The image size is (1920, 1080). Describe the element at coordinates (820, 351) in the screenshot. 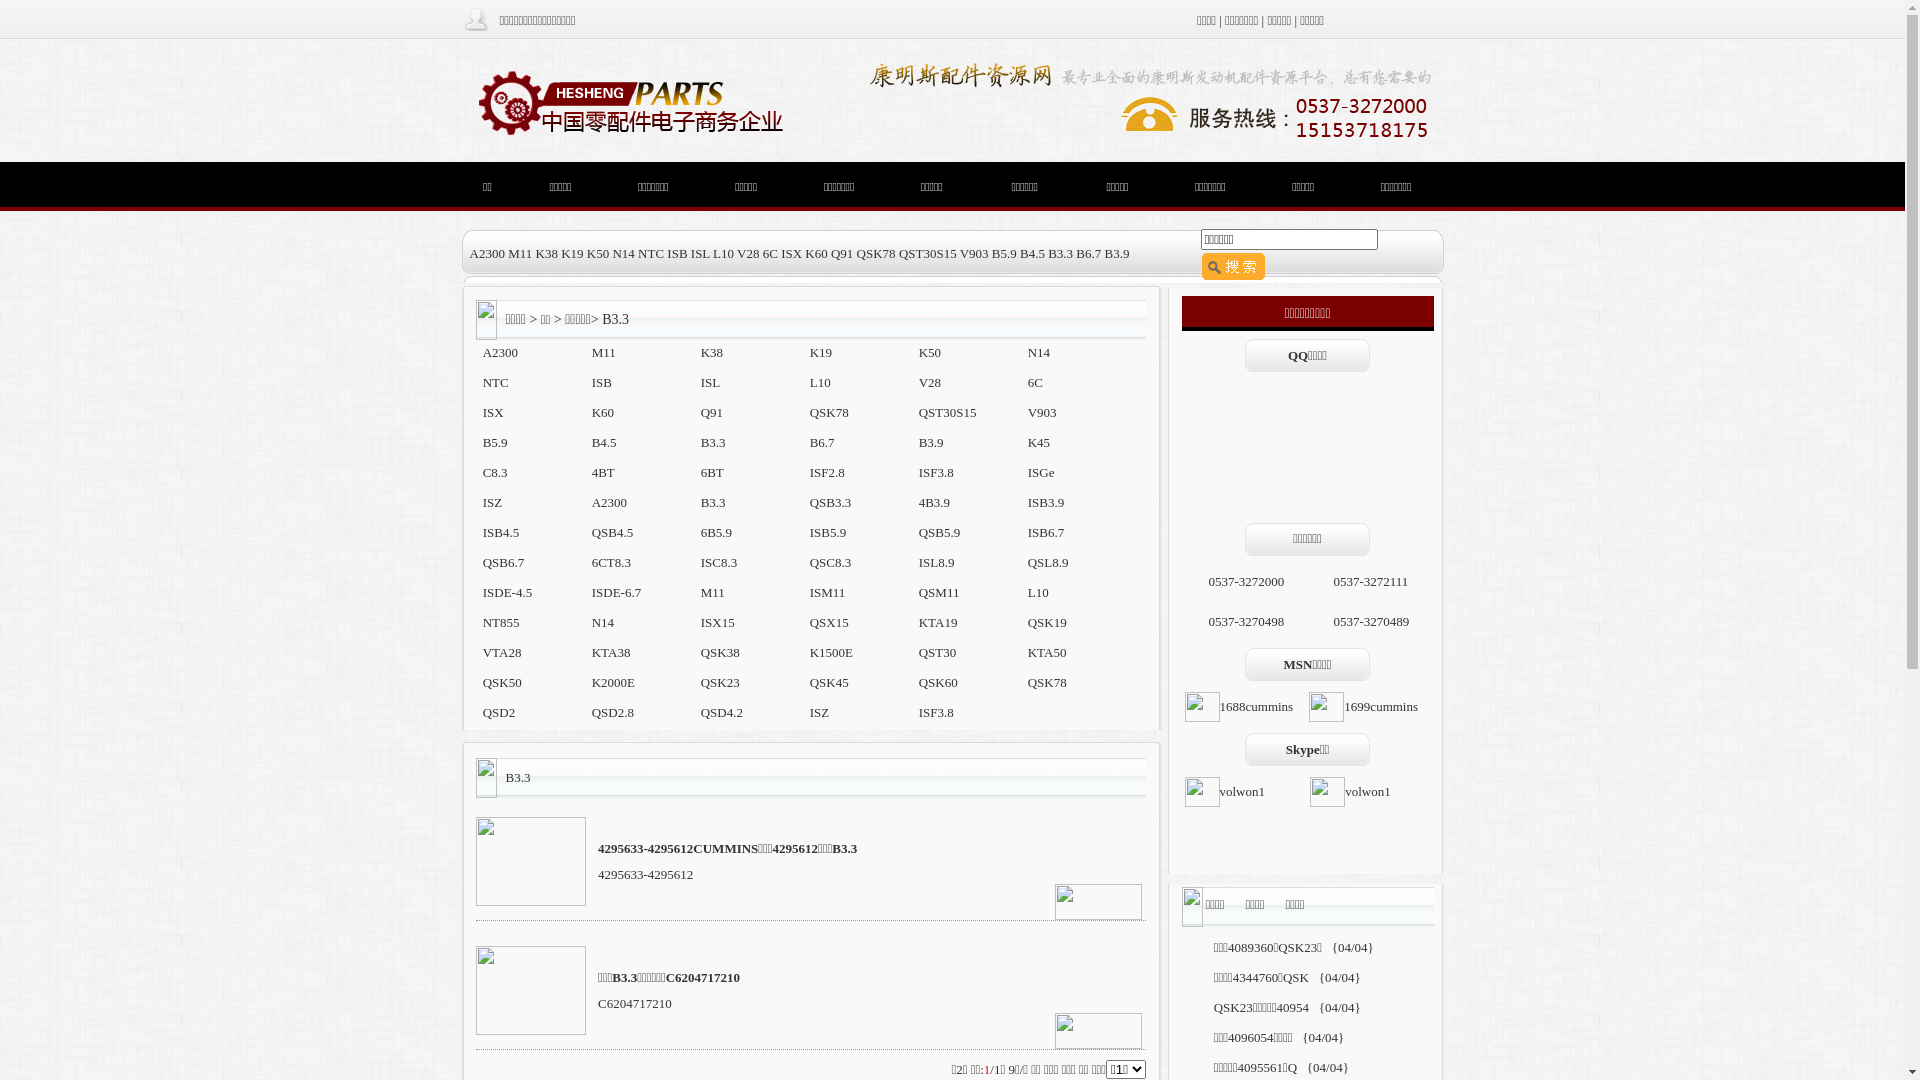

I see `'K19'` at that location.